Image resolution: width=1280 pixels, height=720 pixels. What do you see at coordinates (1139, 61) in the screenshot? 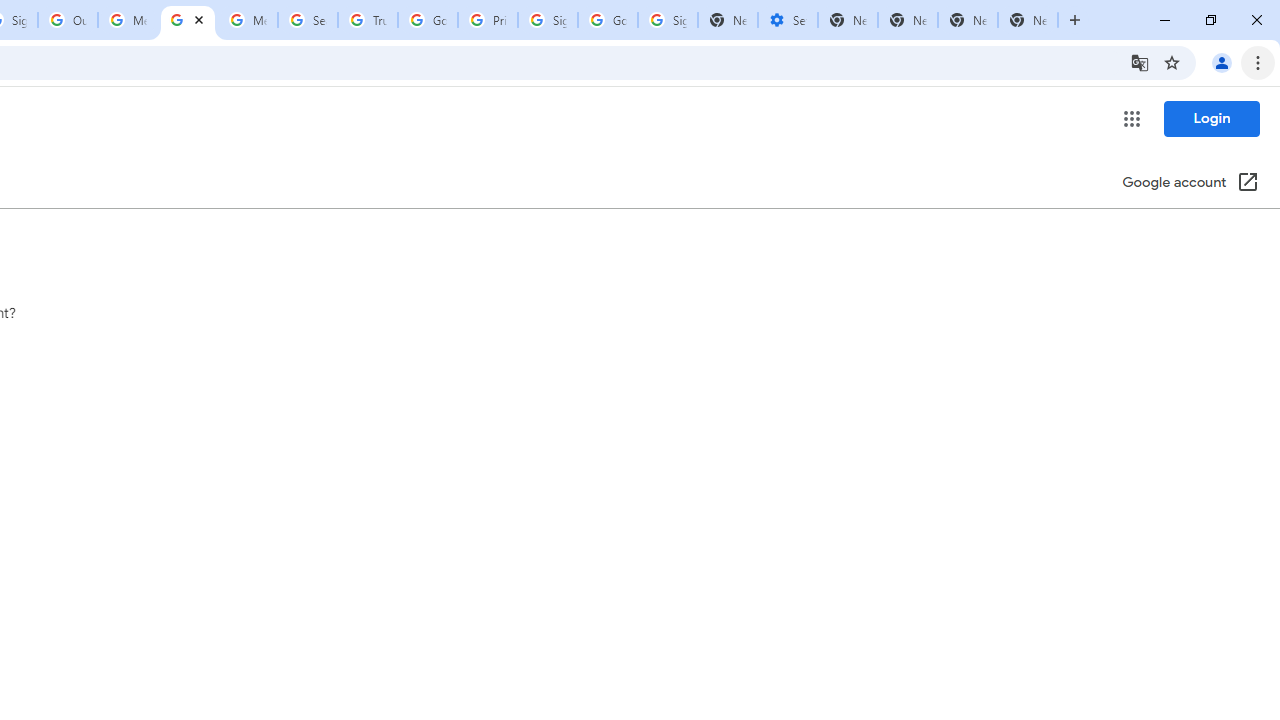
I see `'Translate this page'` at bounding box center [1139, 61].